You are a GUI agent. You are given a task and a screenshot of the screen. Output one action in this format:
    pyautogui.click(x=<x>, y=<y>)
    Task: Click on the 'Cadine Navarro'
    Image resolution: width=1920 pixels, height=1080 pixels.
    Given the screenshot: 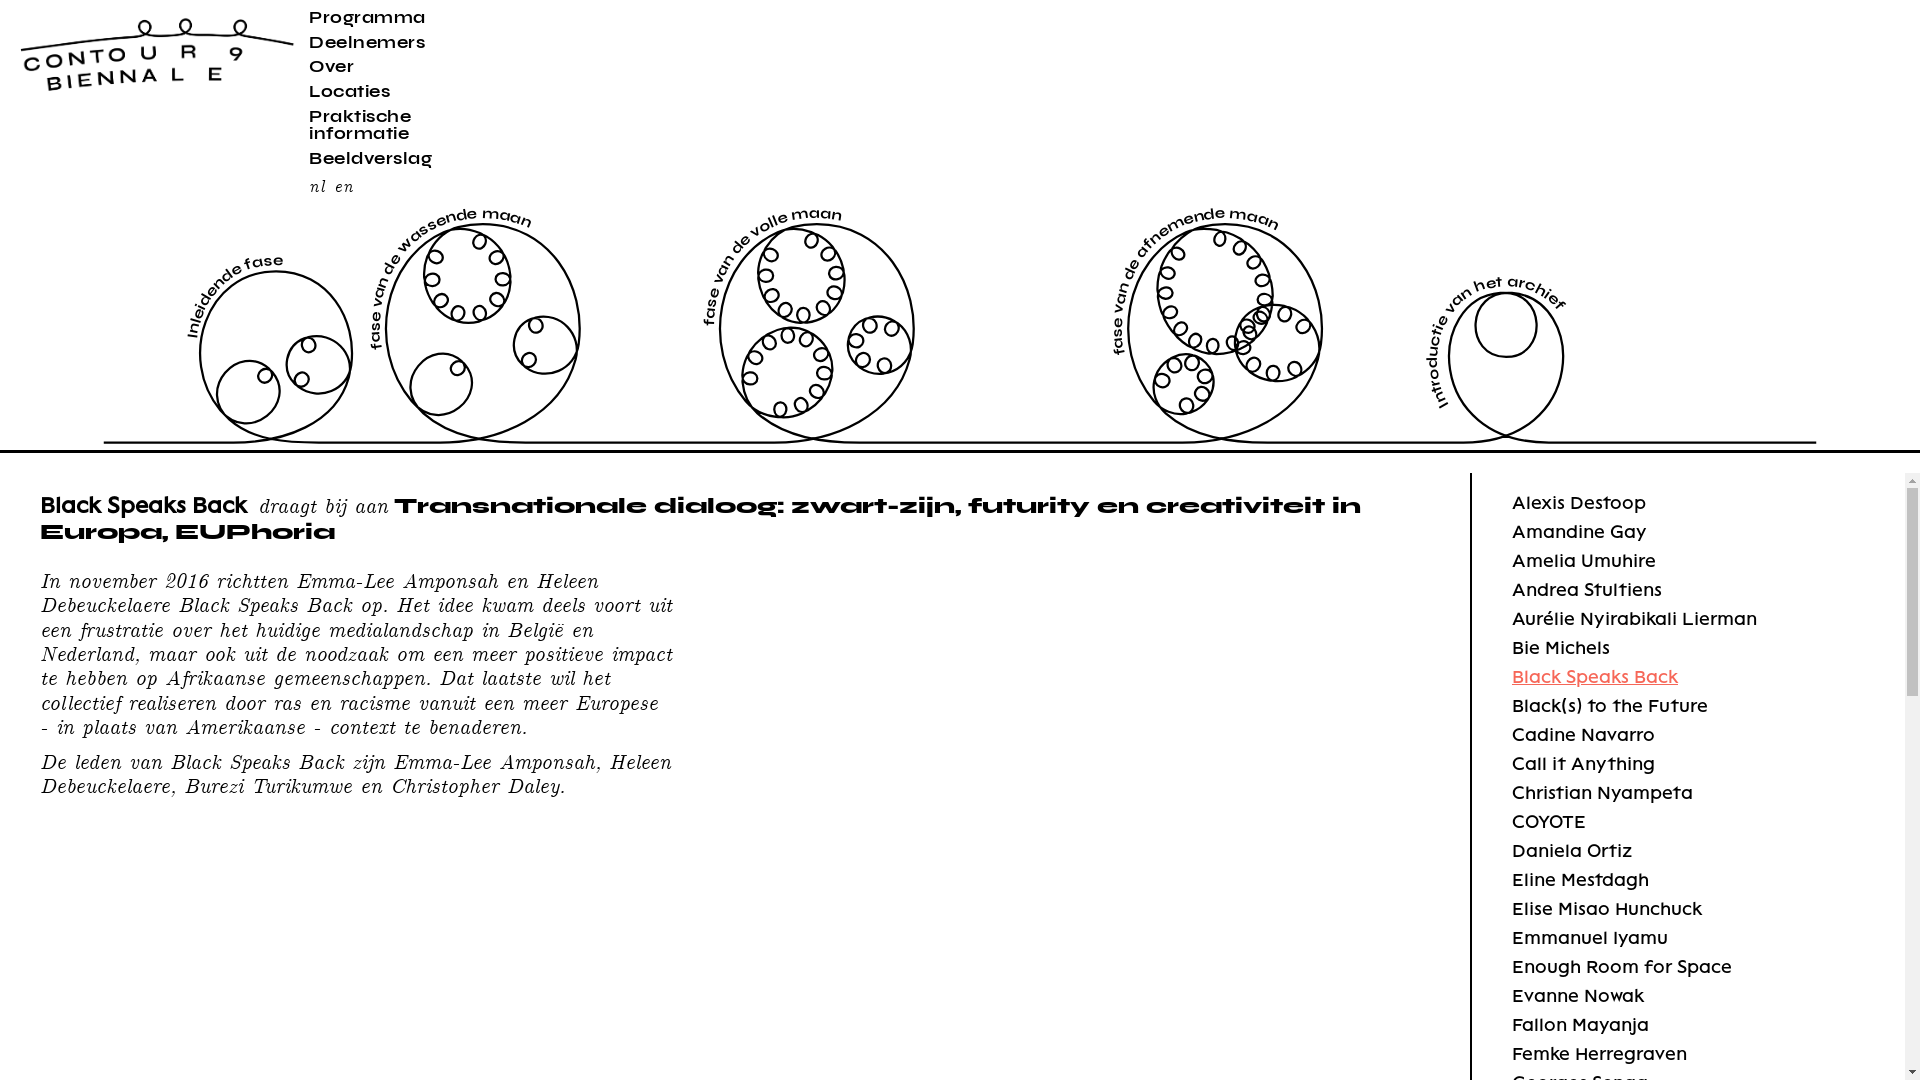 What is the action you would take?
    pyautogui.click(x=1582, y=734)
    